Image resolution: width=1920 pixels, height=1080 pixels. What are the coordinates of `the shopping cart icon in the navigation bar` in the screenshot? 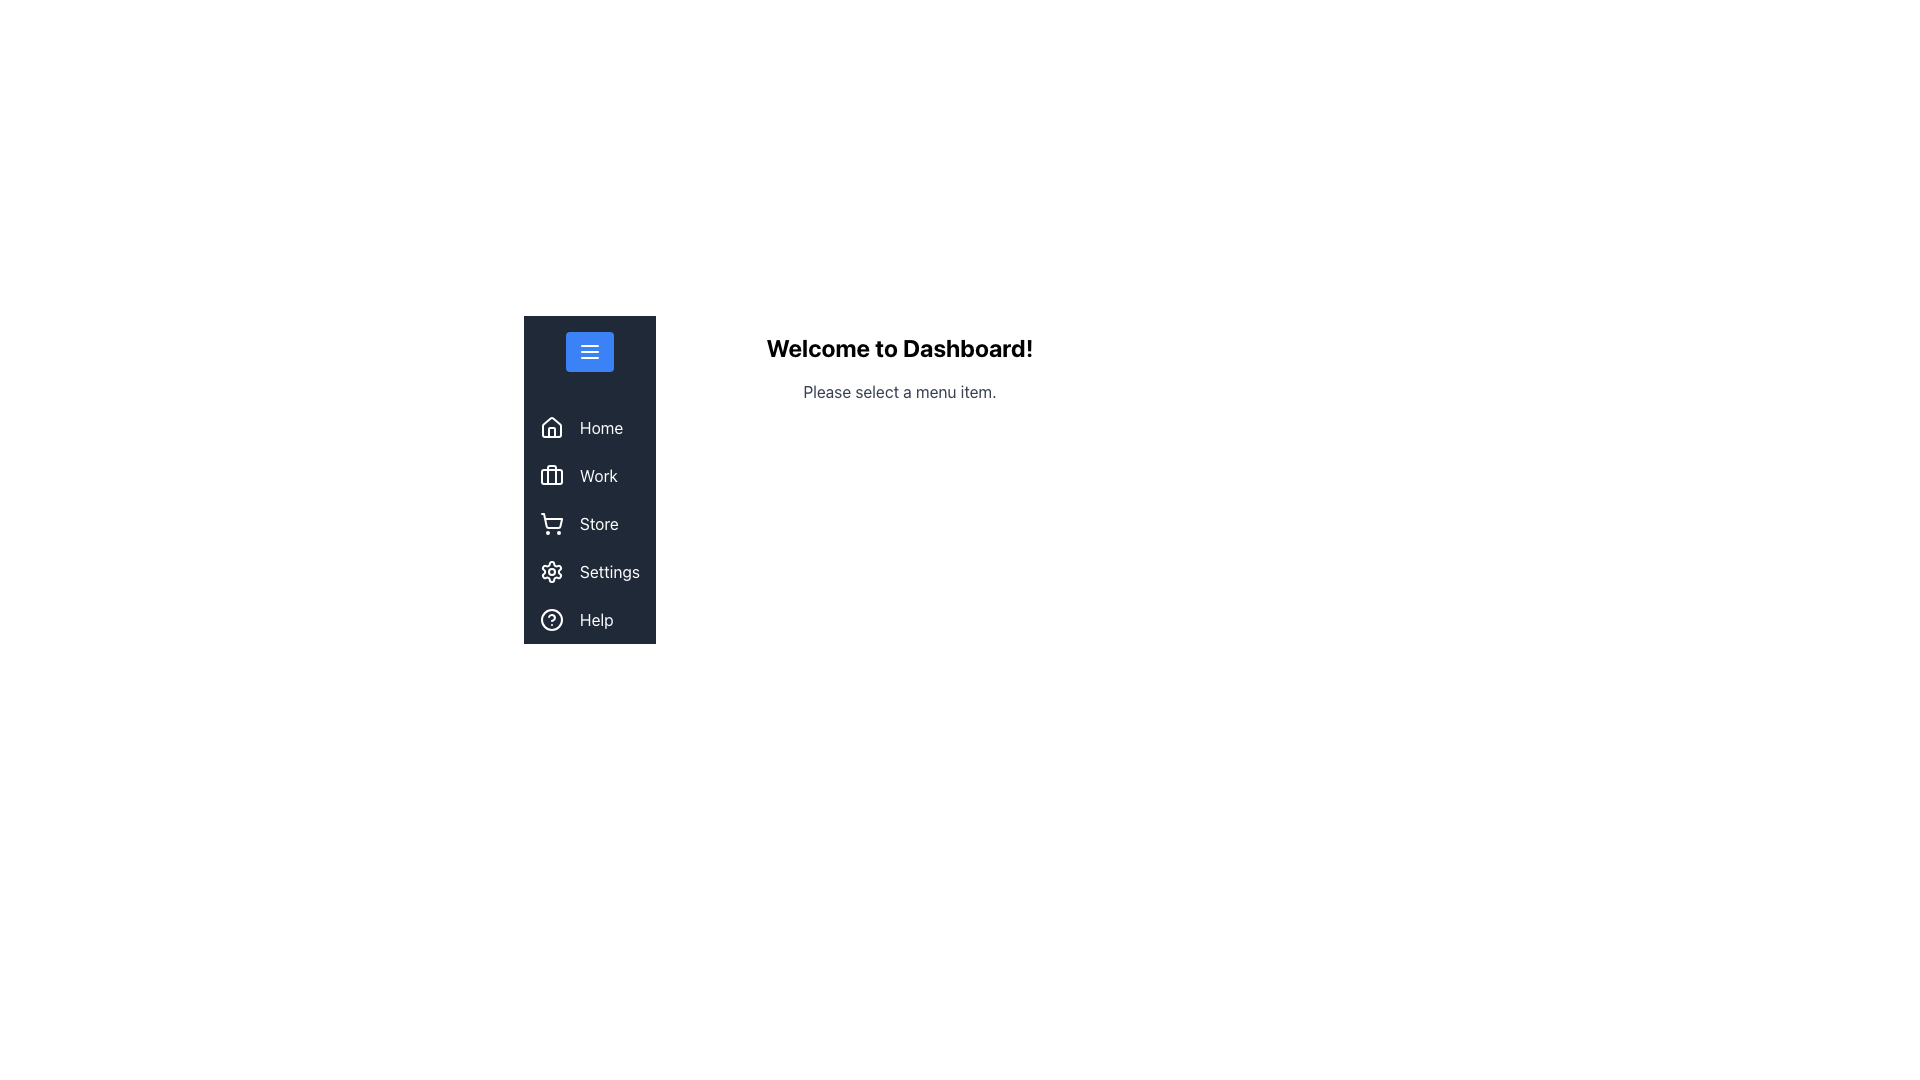 It's located at (552, 523).